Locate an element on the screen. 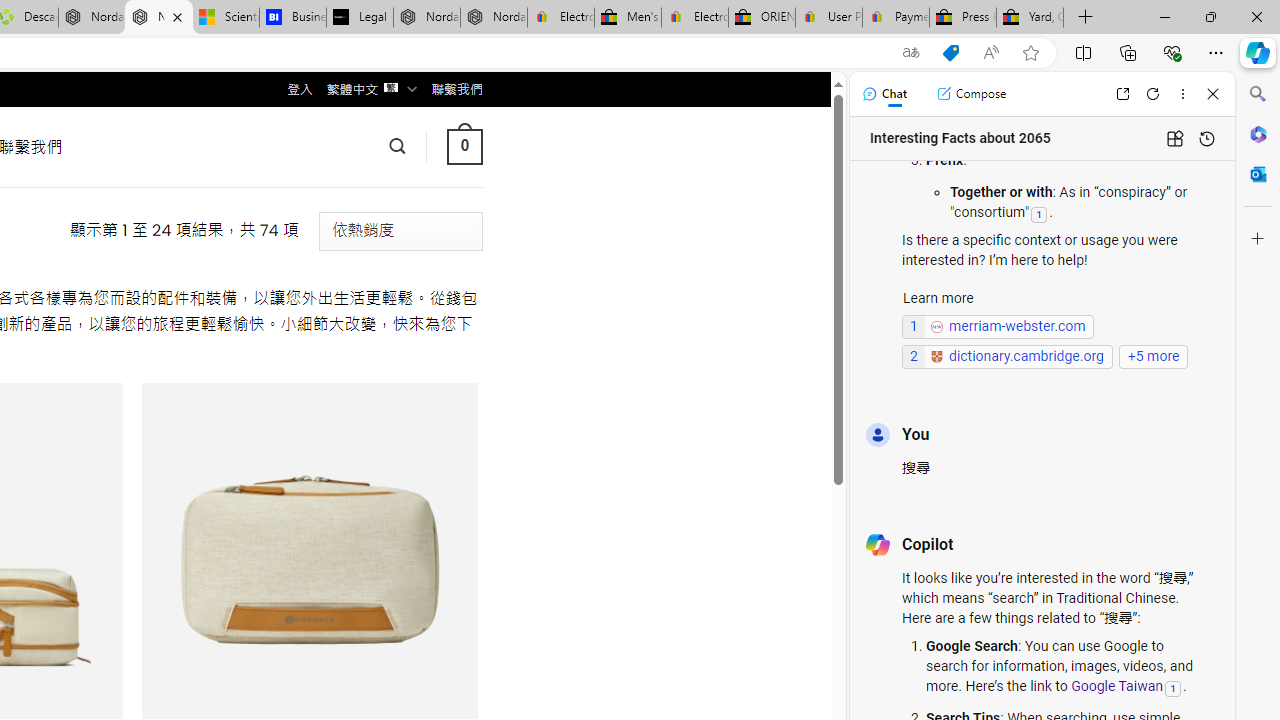  'Yard, Garden & Outdoor Living' is located at coordinates (1030, 17).